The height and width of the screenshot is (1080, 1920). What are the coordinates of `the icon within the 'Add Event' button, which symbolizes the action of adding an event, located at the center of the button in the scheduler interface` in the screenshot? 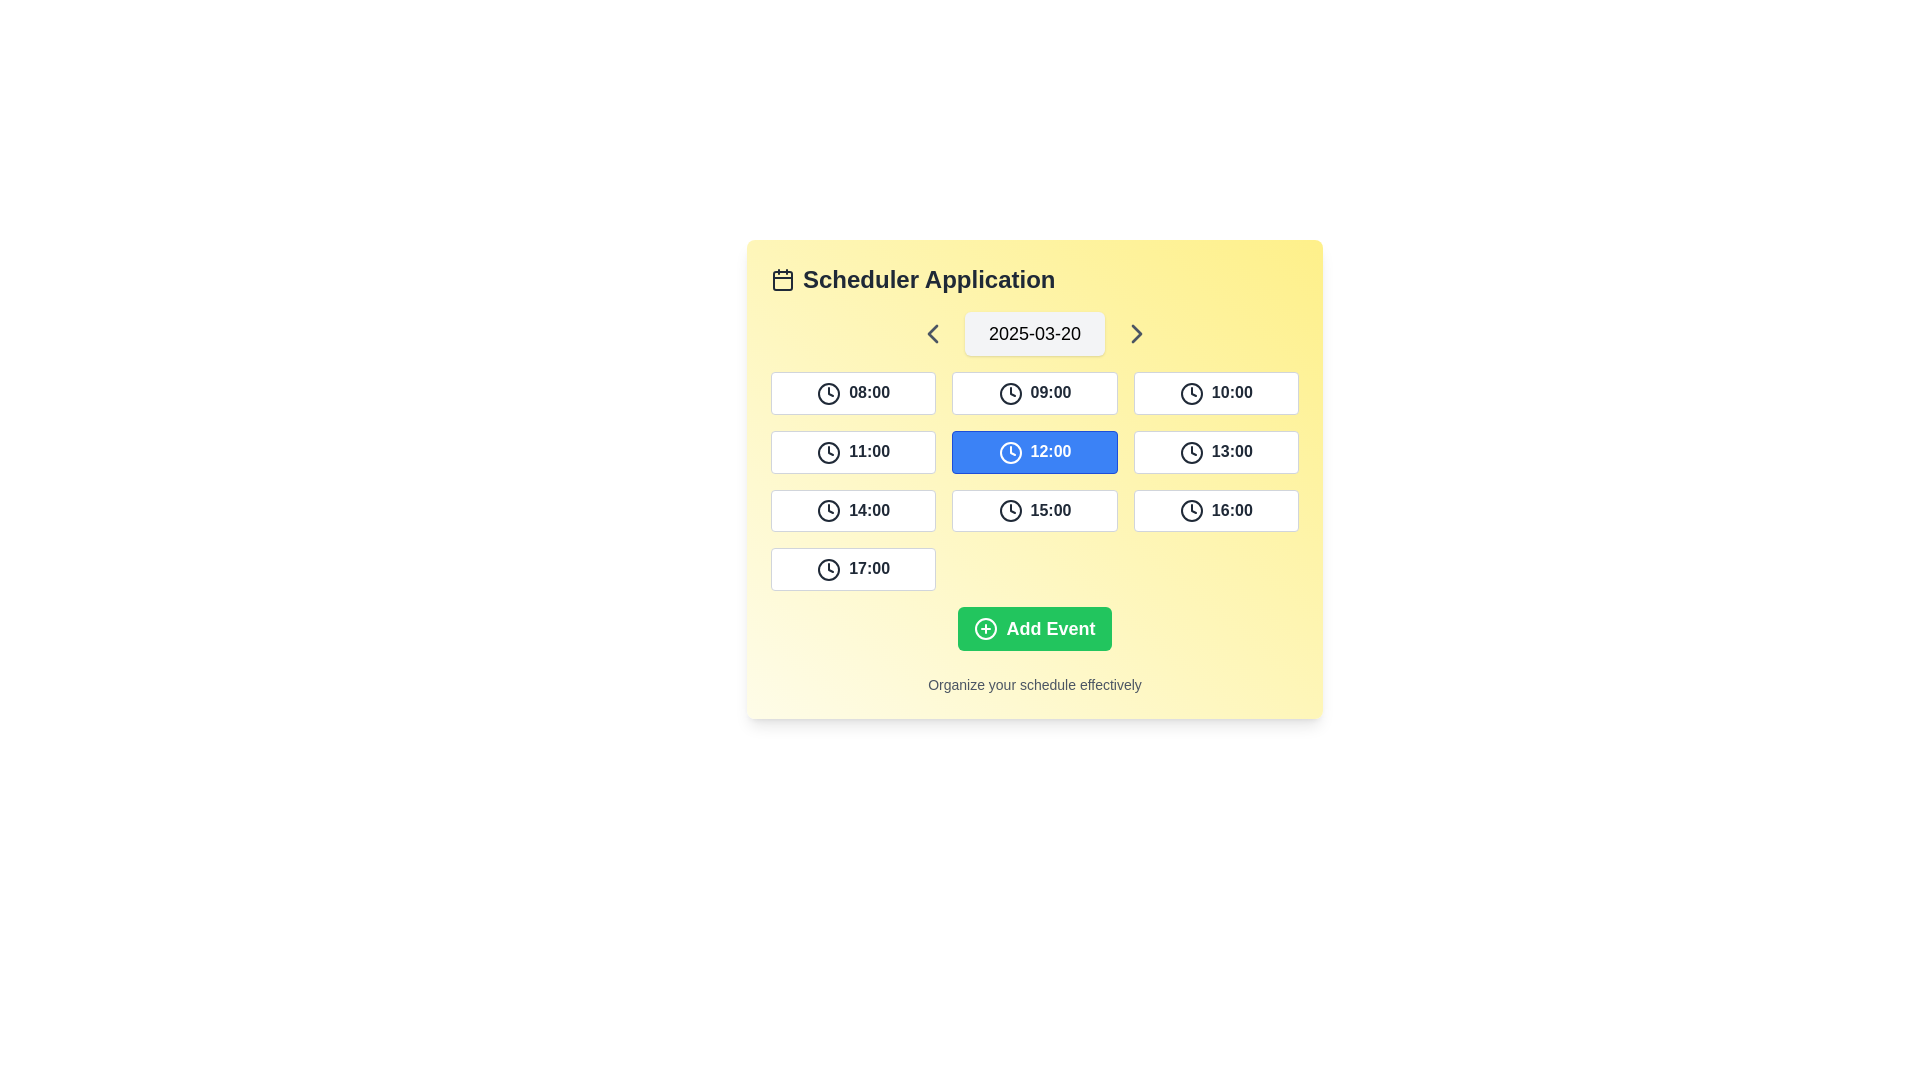 It's located at (986, 628).